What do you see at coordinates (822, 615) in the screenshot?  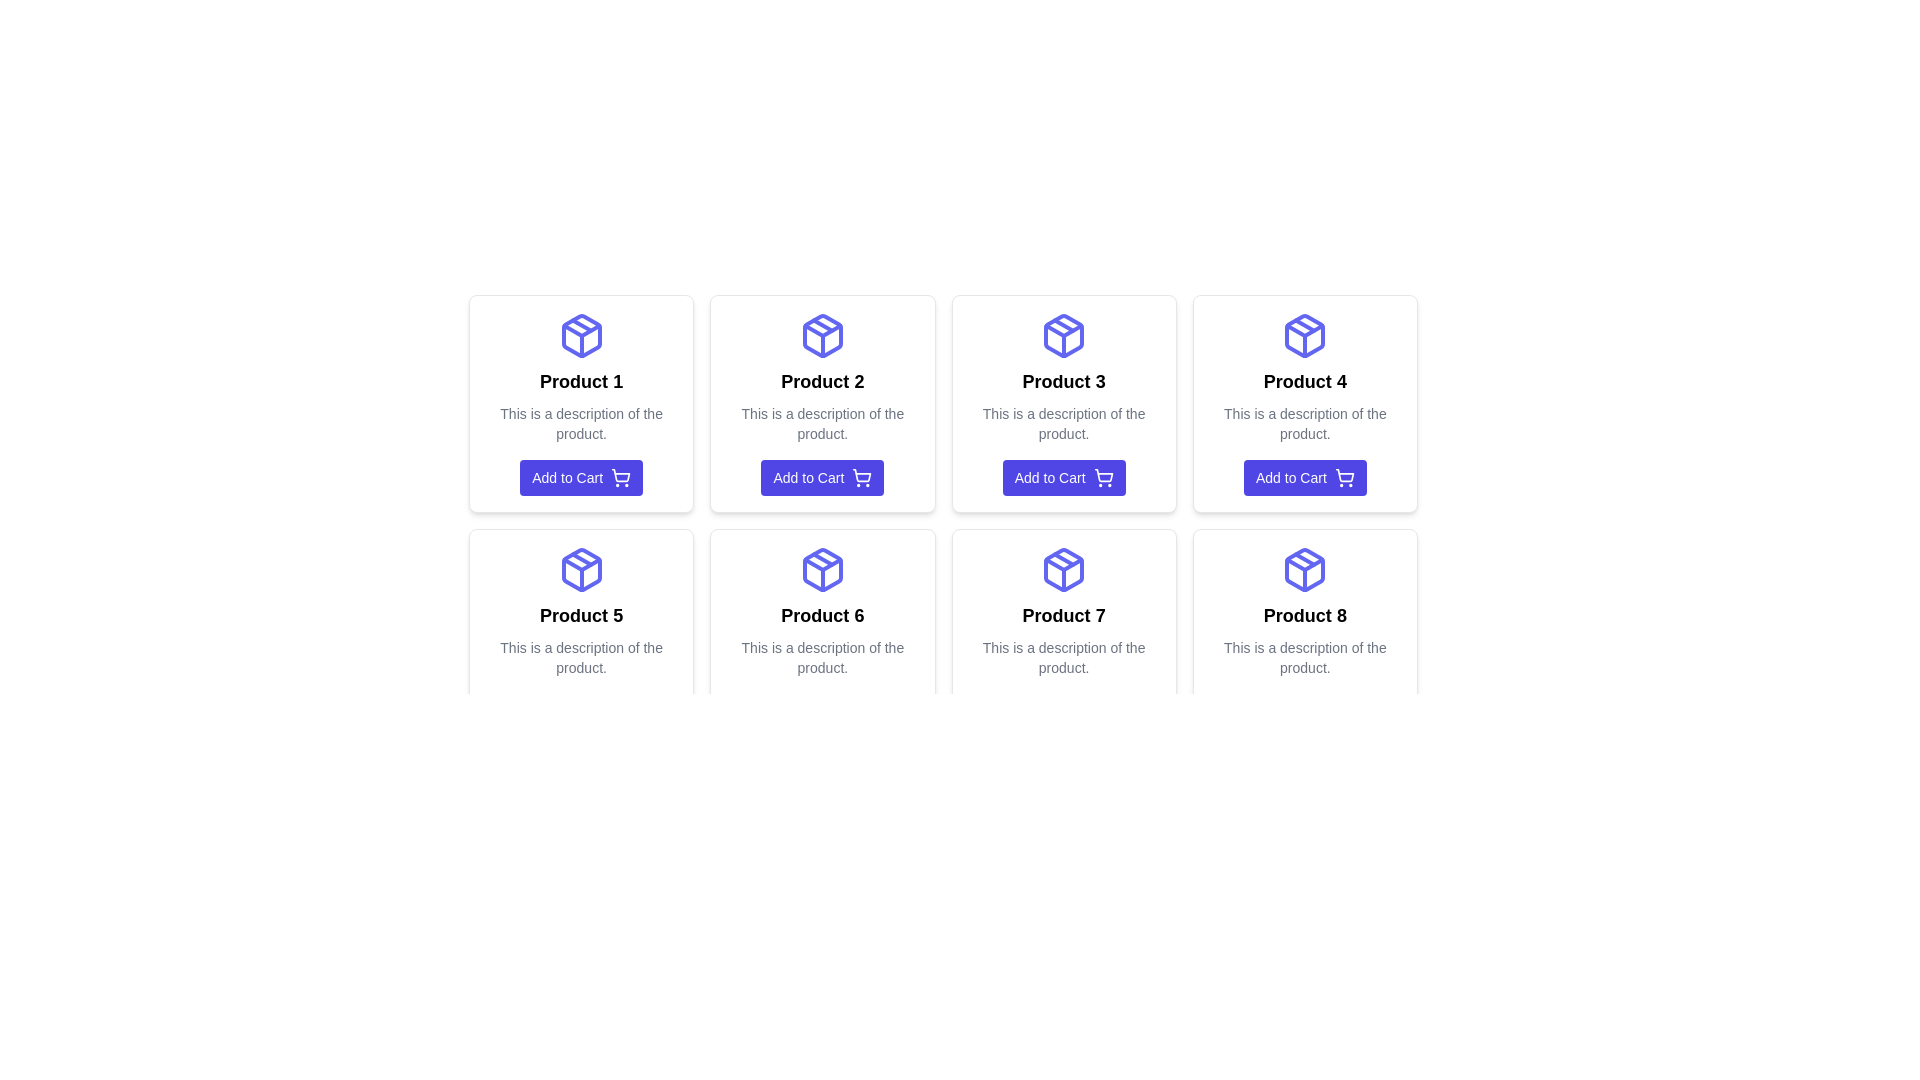 I see `text label identifying the product as 'Product 6', which is located in the second row and second column of the grid layout, beneath the product icon` at bounding box center [822, 615].